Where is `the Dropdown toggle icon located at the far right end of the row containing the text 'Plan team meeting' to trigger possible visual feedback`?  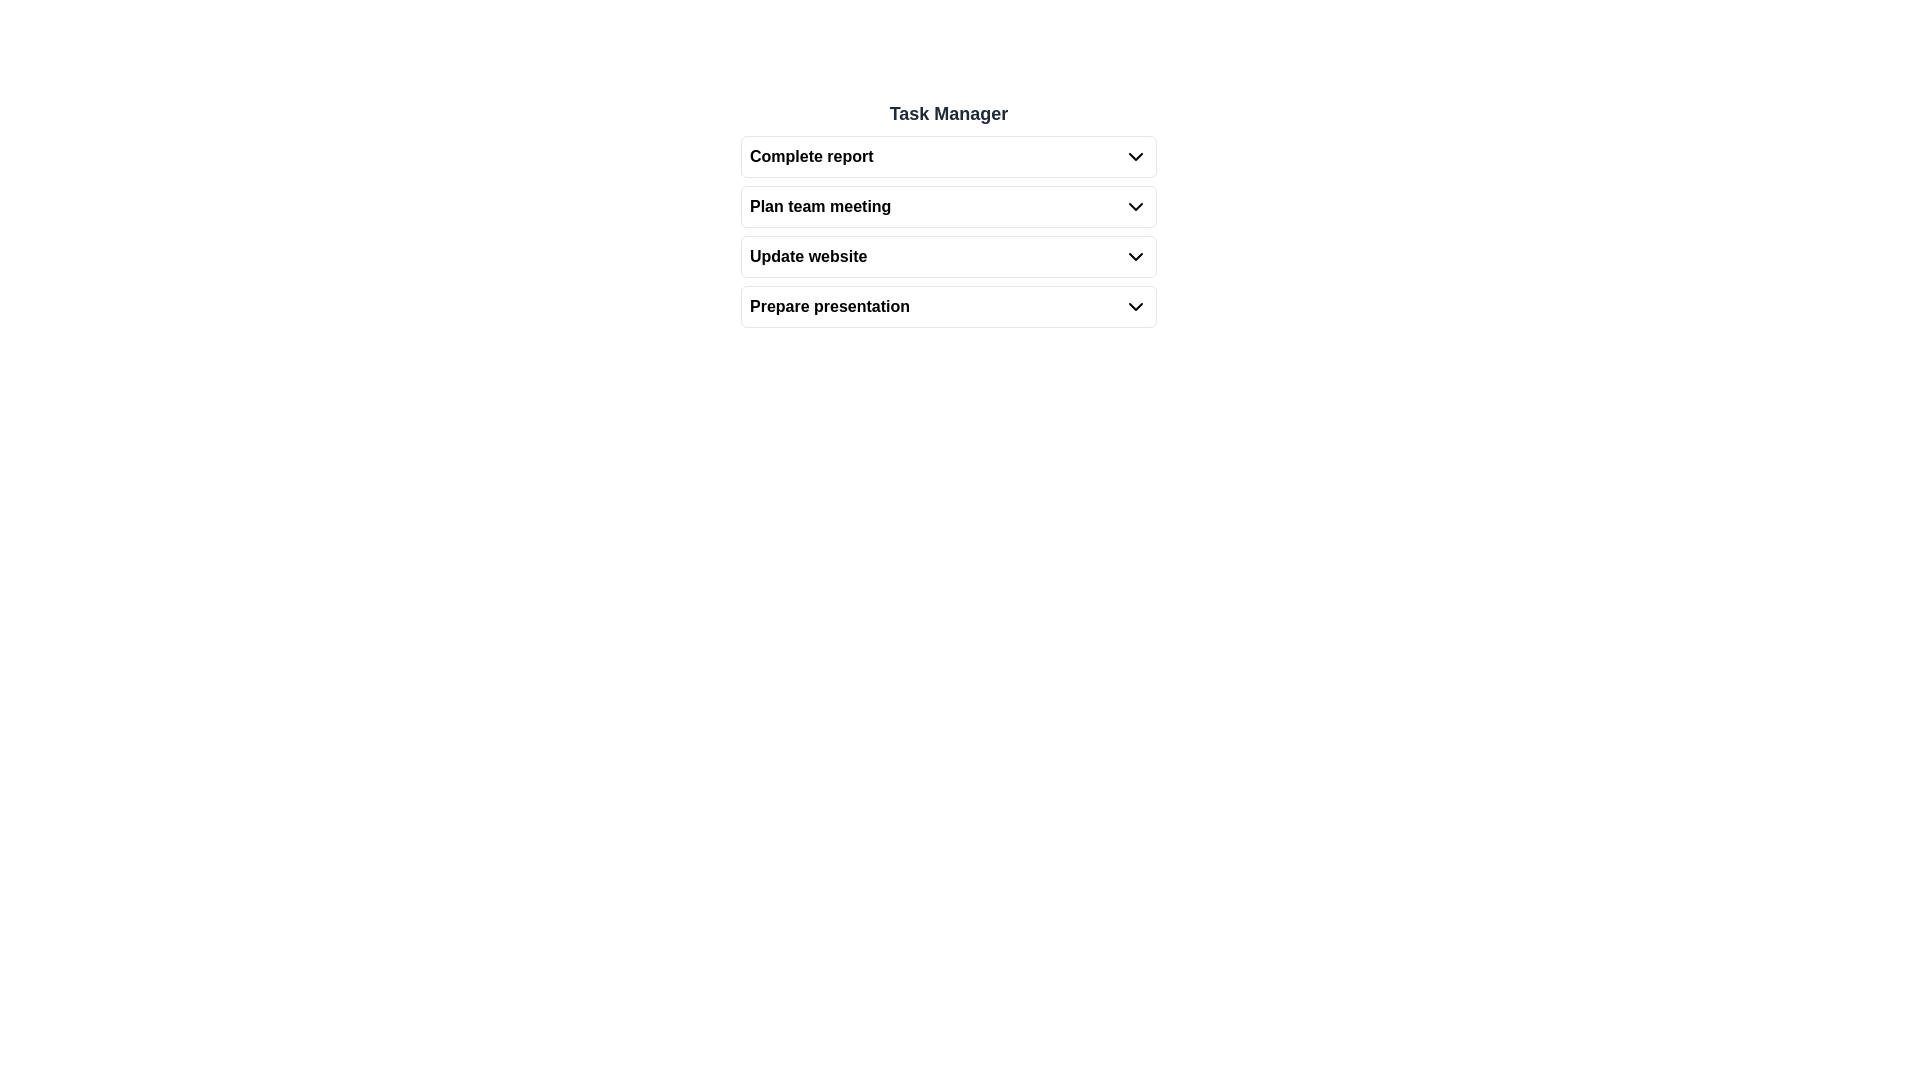 the Dropdown toggle icon located at the far right end of the row containing the text 'Plan team meeting' to trigger possible visual feedback is located at coordinates (1136, 207).